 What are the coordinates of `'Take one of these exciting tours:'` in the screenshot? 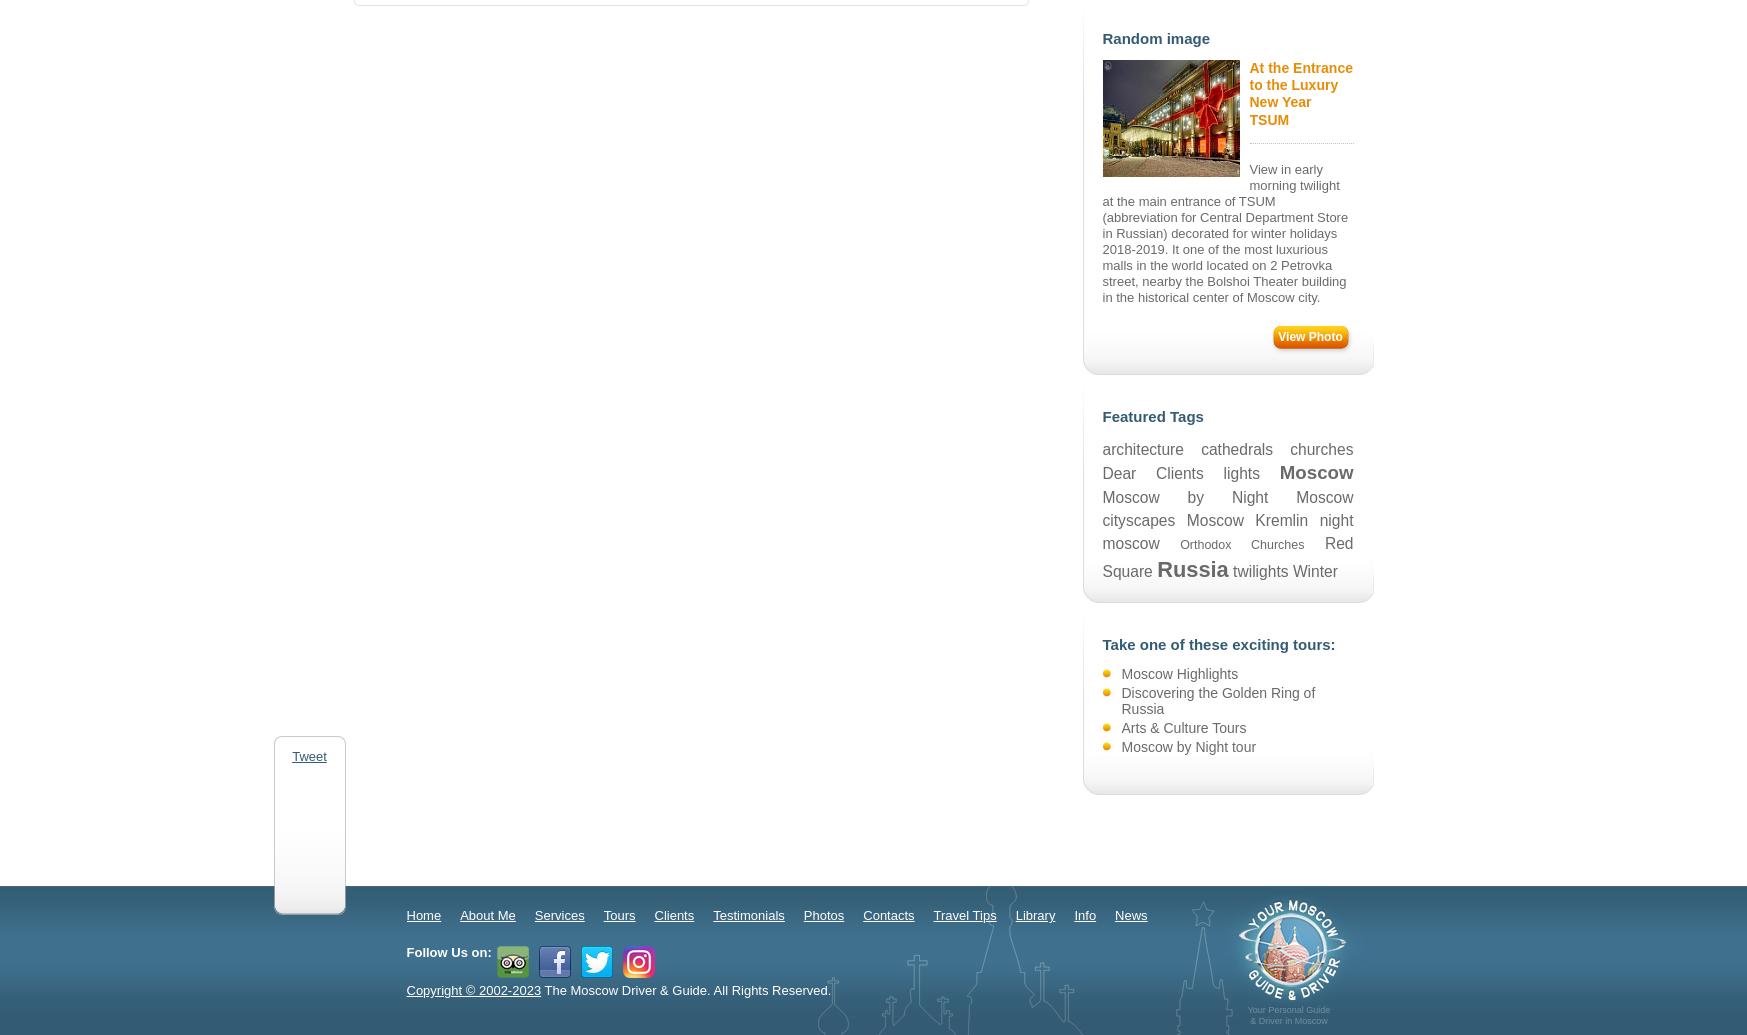 It's located at (1218, 643).